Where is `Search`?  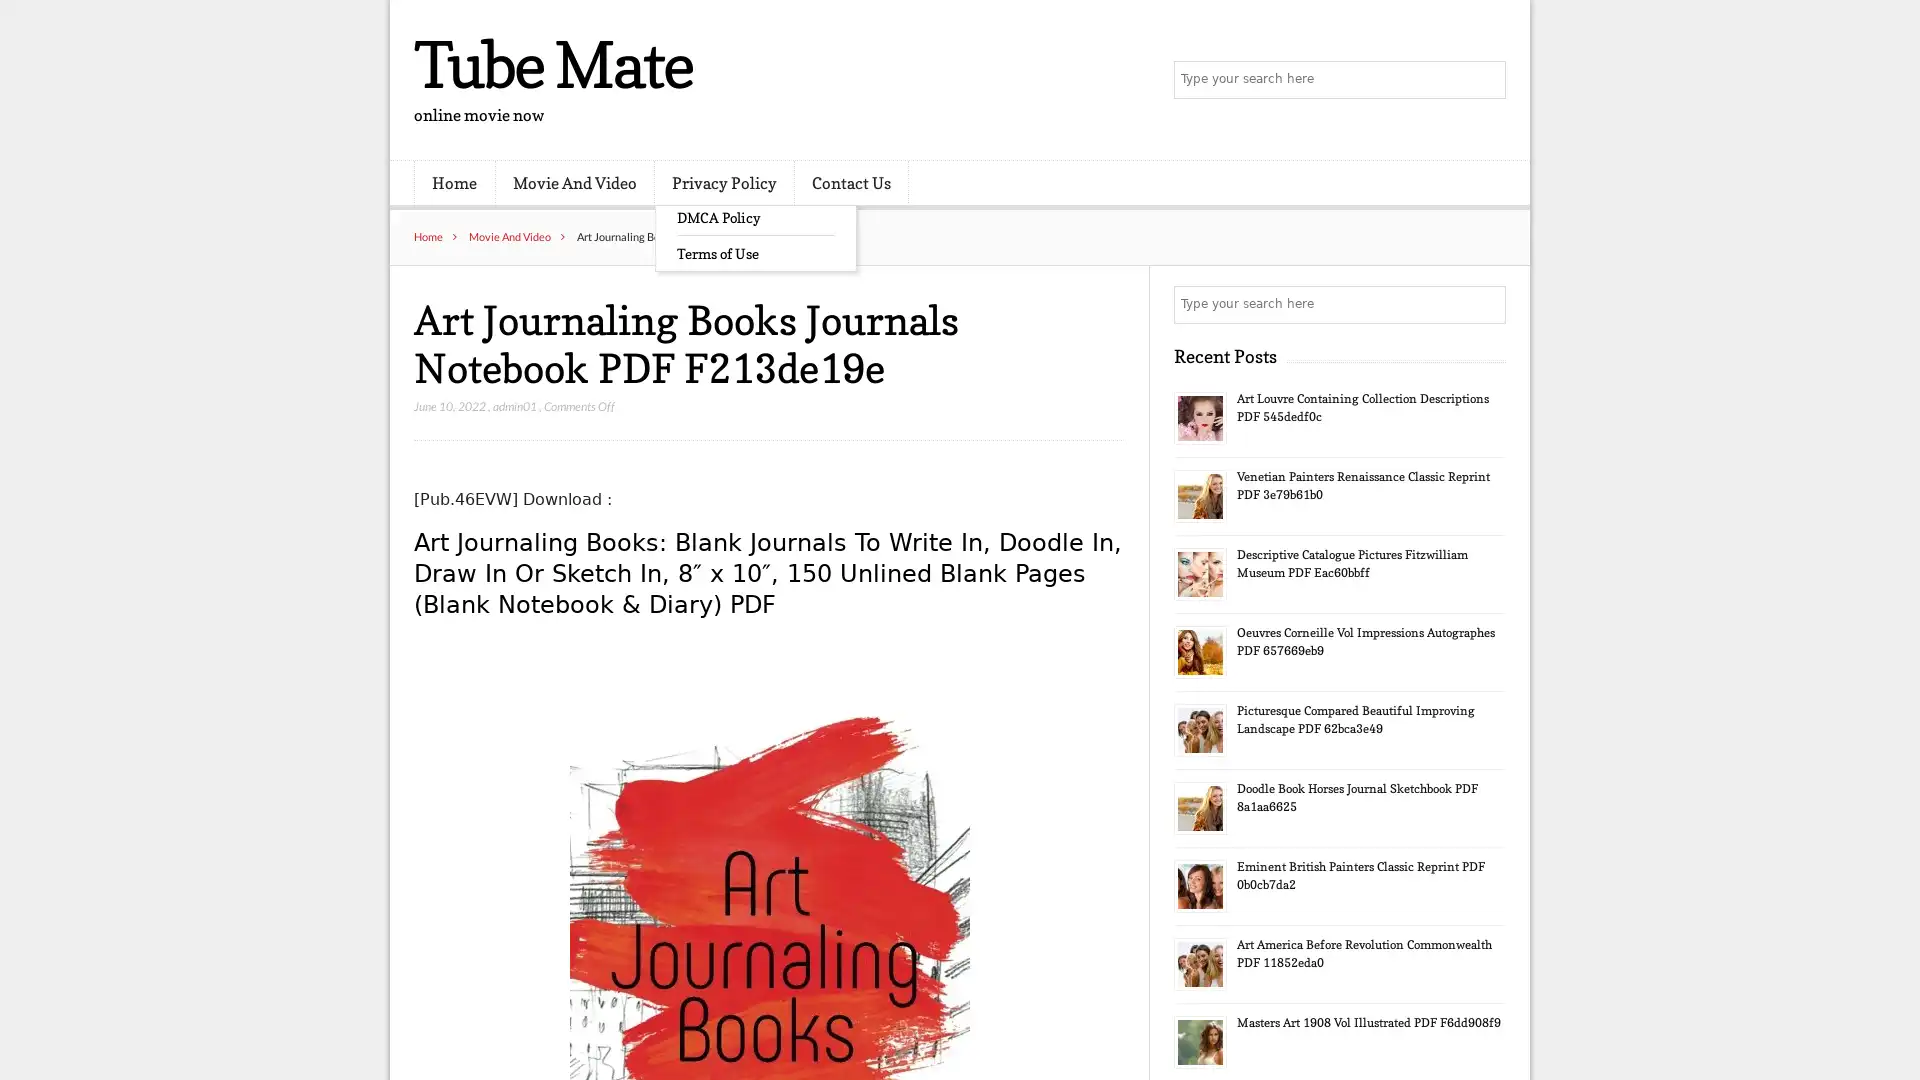 Search is located at coordinates (1485, 80).